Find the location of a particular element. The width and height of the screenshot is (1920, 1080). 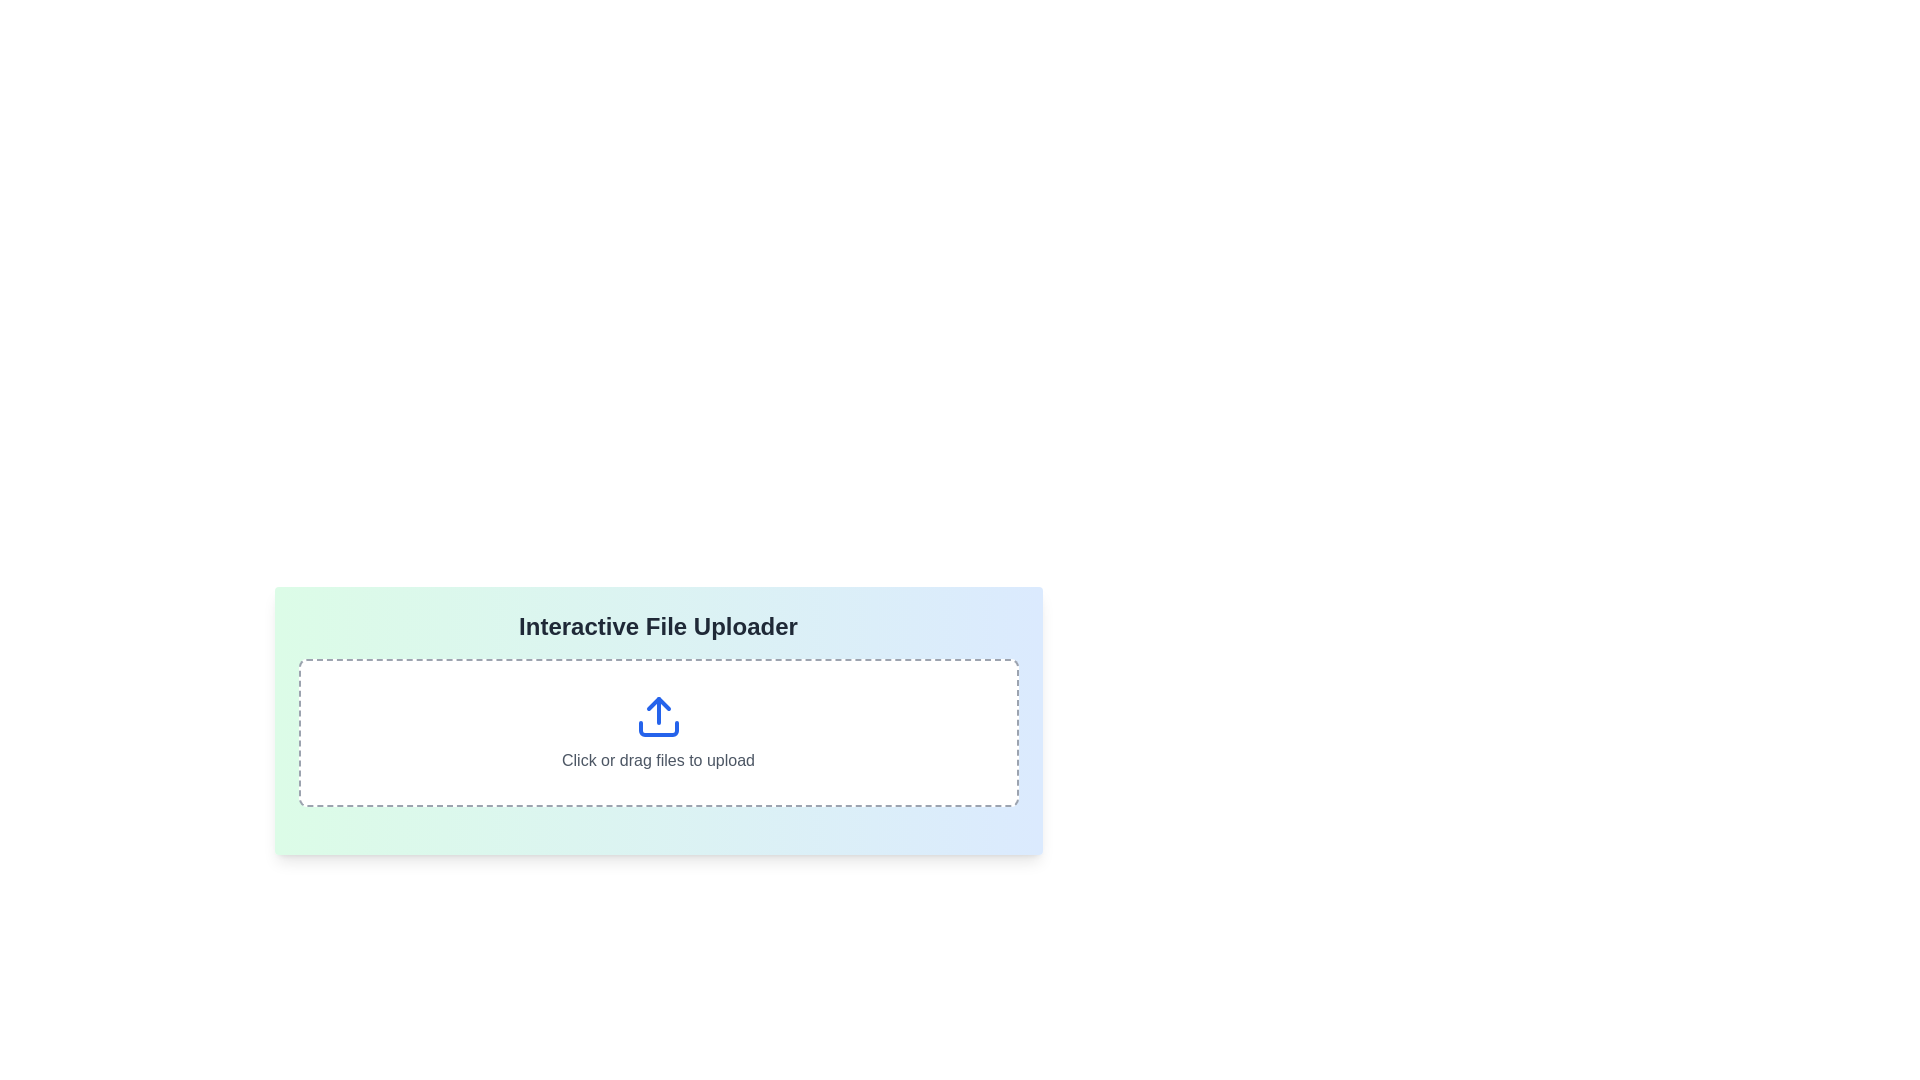

the arrow icon within the file upload indicator, which visually represents the action of uploading files, located above the text 'Click or drag files to upload.' is located at coordinates (658, 703).